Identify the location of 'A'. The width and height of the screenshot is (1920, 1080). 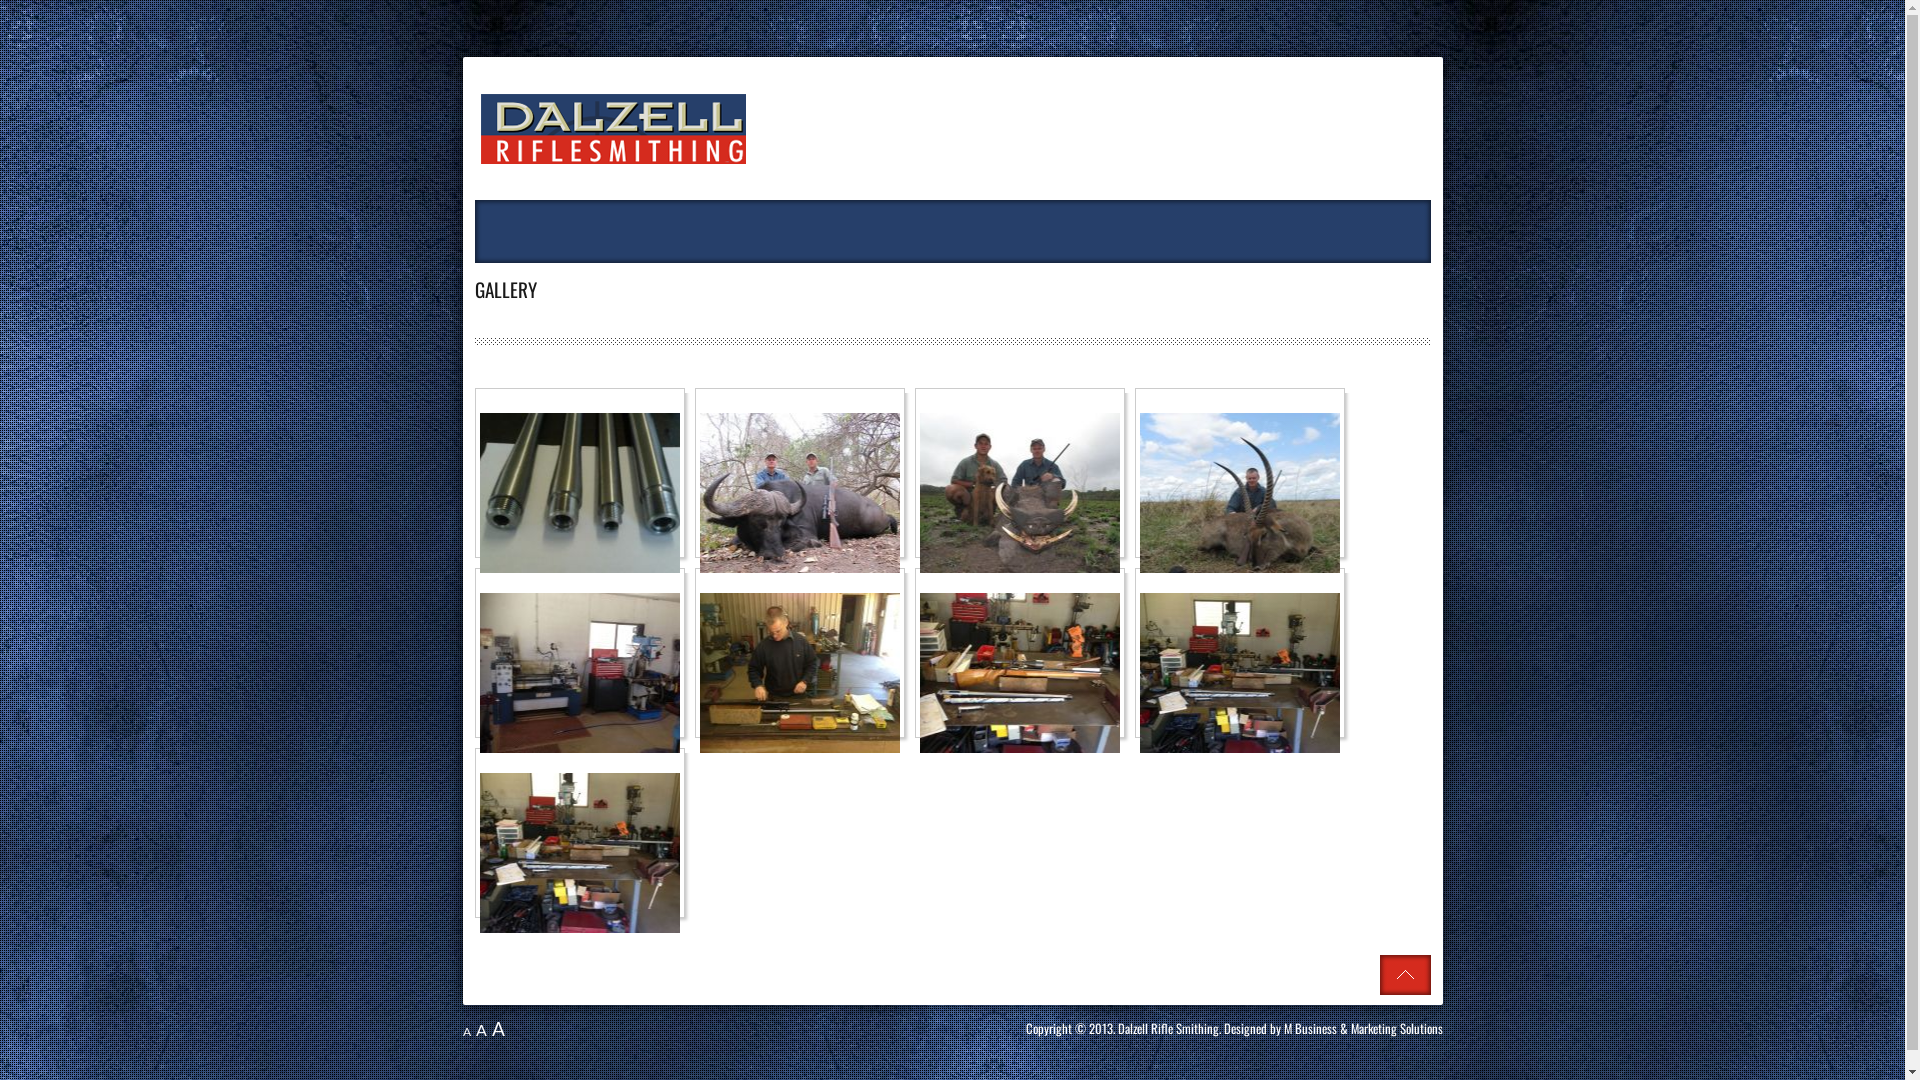
(464, 1031).